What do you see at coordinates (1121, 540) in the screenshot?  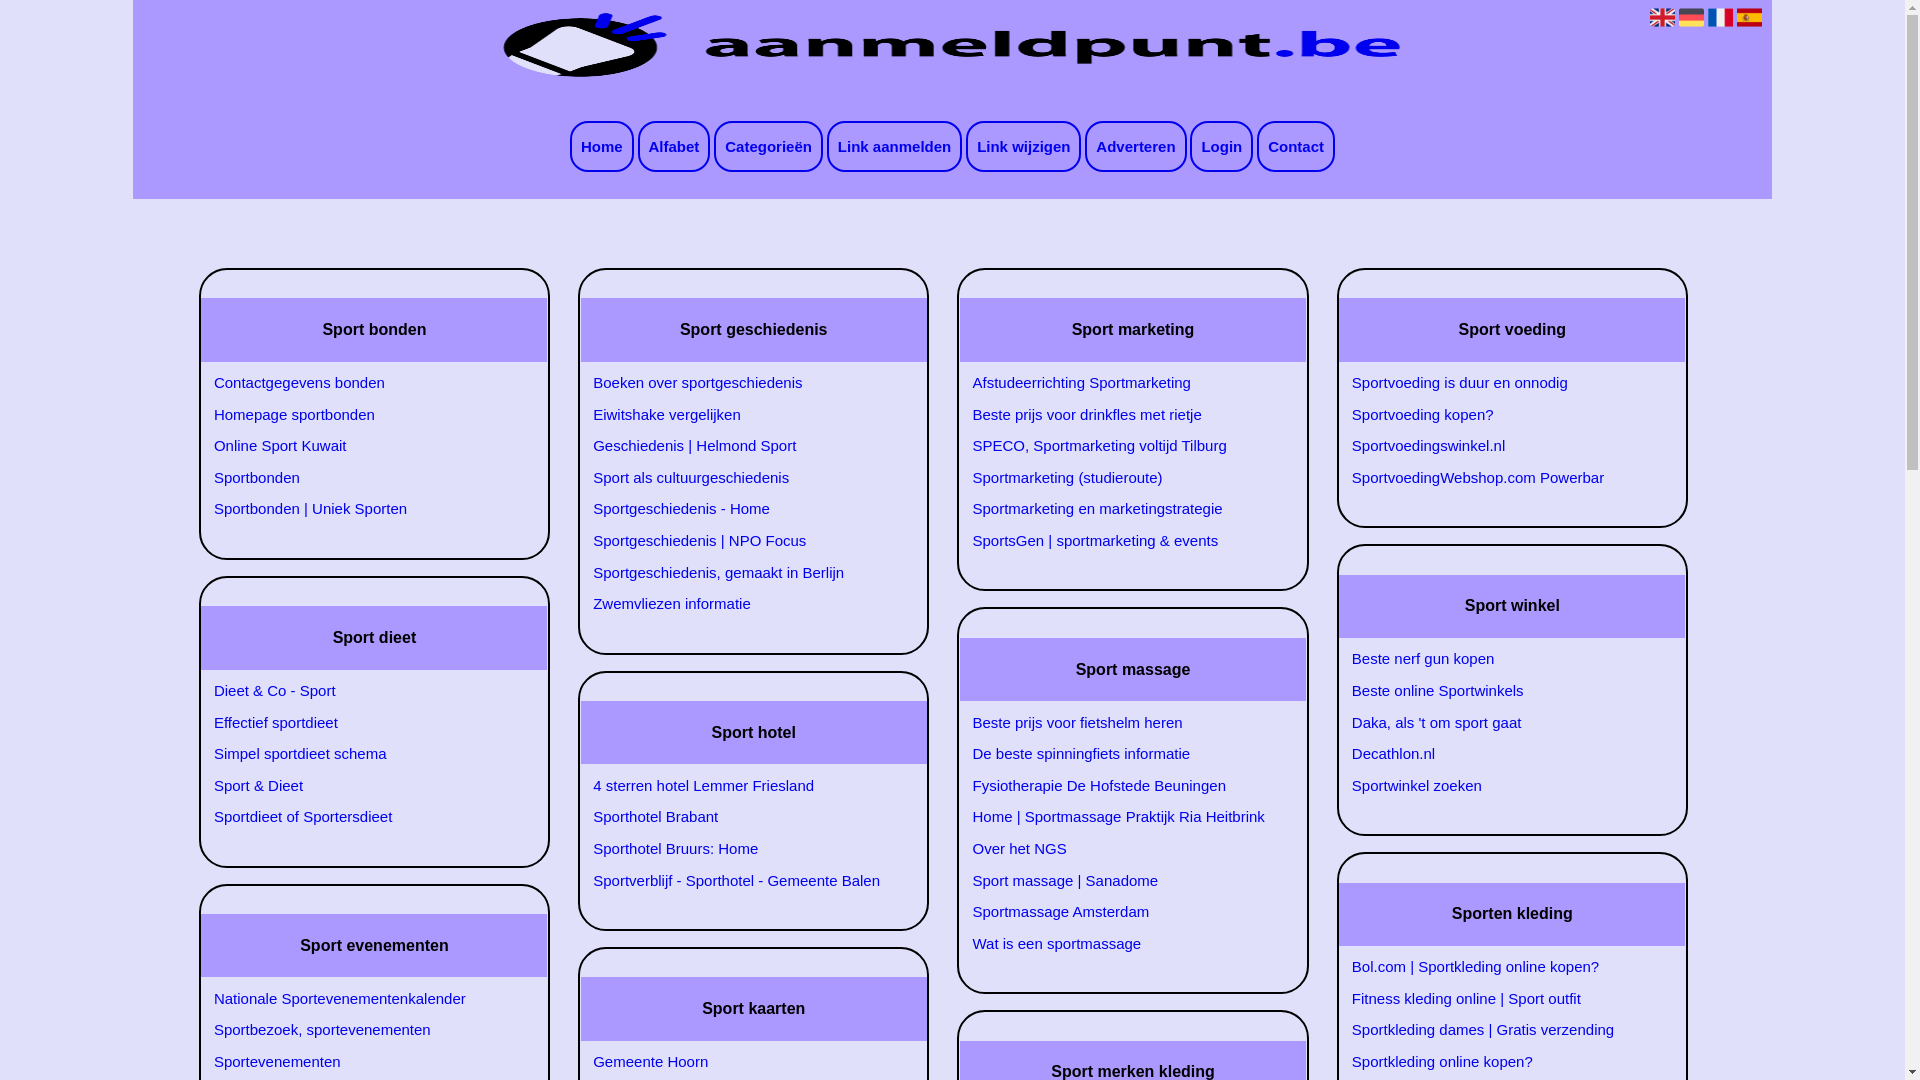 I see `'SportsGen | sportmarketing & events'` at bounding box center [1121, 540].